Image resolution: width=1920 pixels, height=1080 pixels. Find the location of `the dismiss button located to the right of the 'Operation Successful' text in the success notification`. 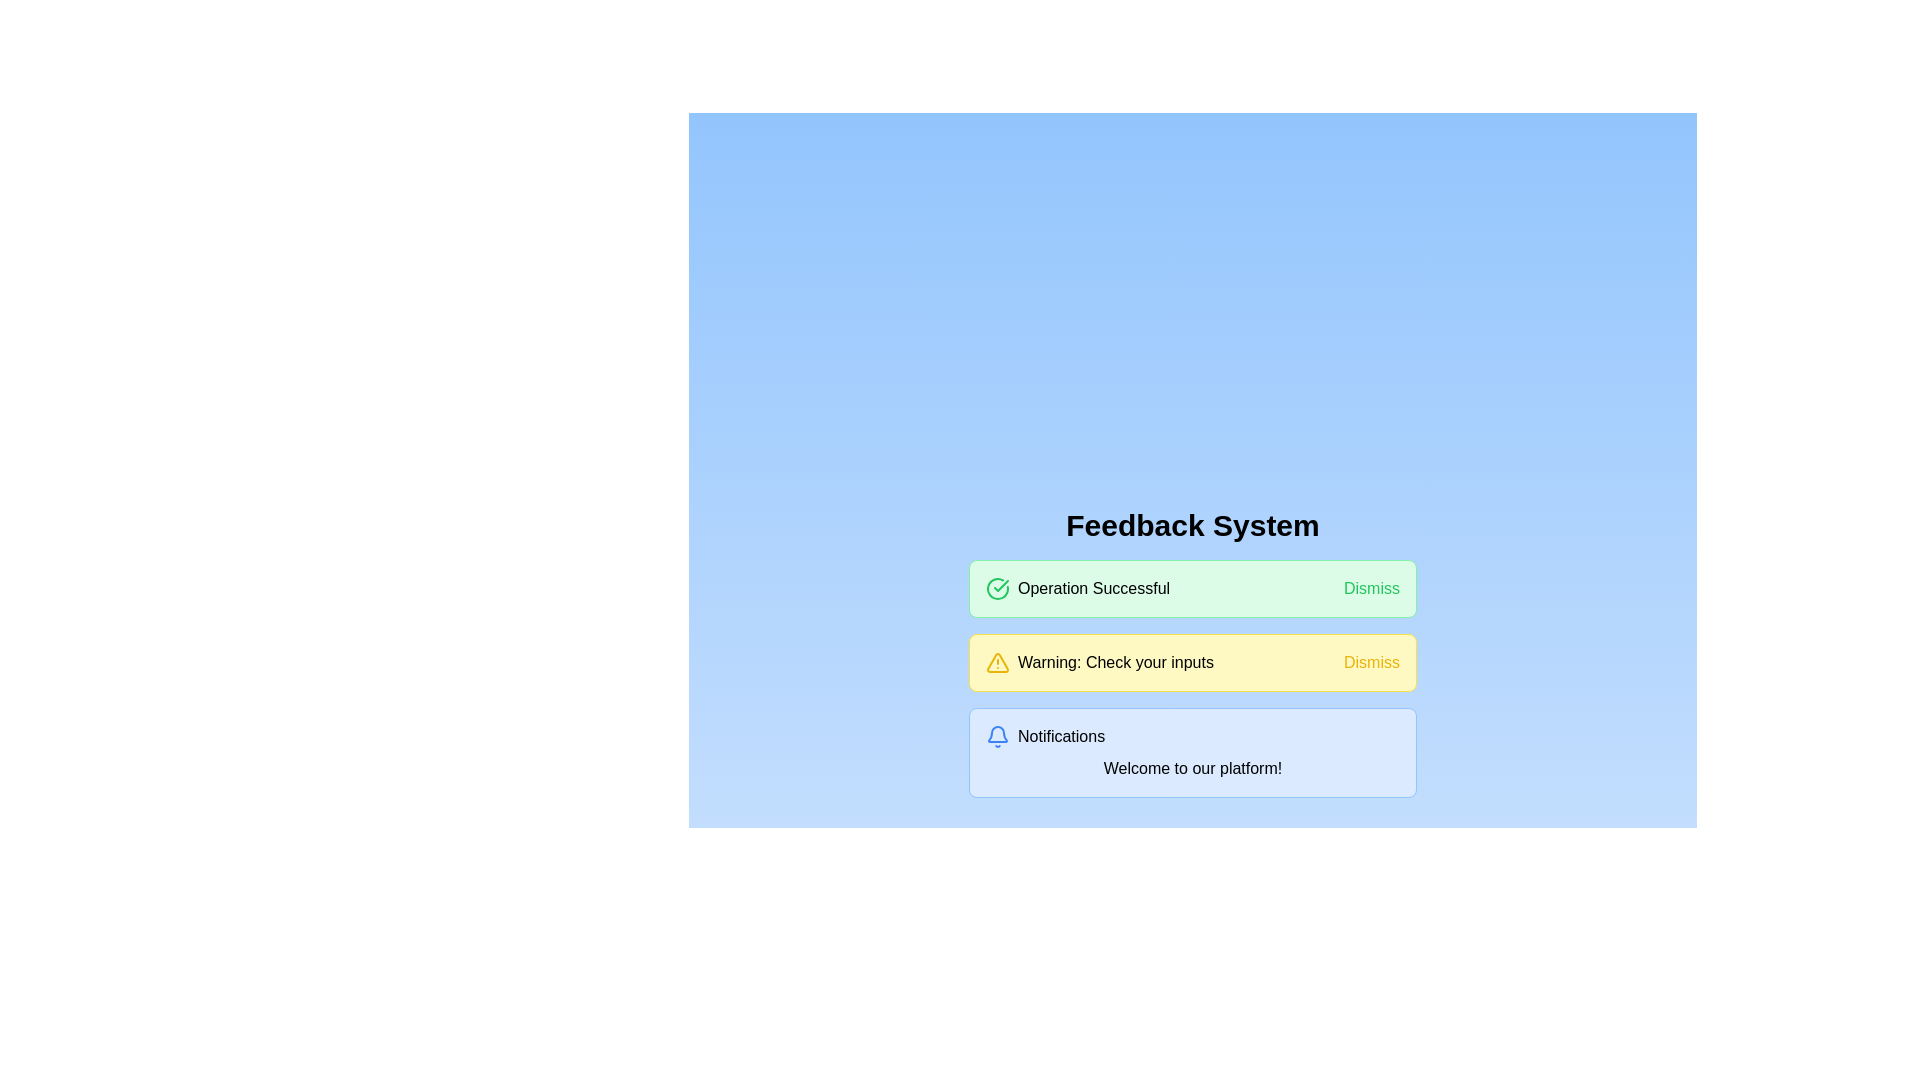

the dismiss button located to the right of the 'Operation Successful' text in the success notification is located at coordinates (1371, 588).